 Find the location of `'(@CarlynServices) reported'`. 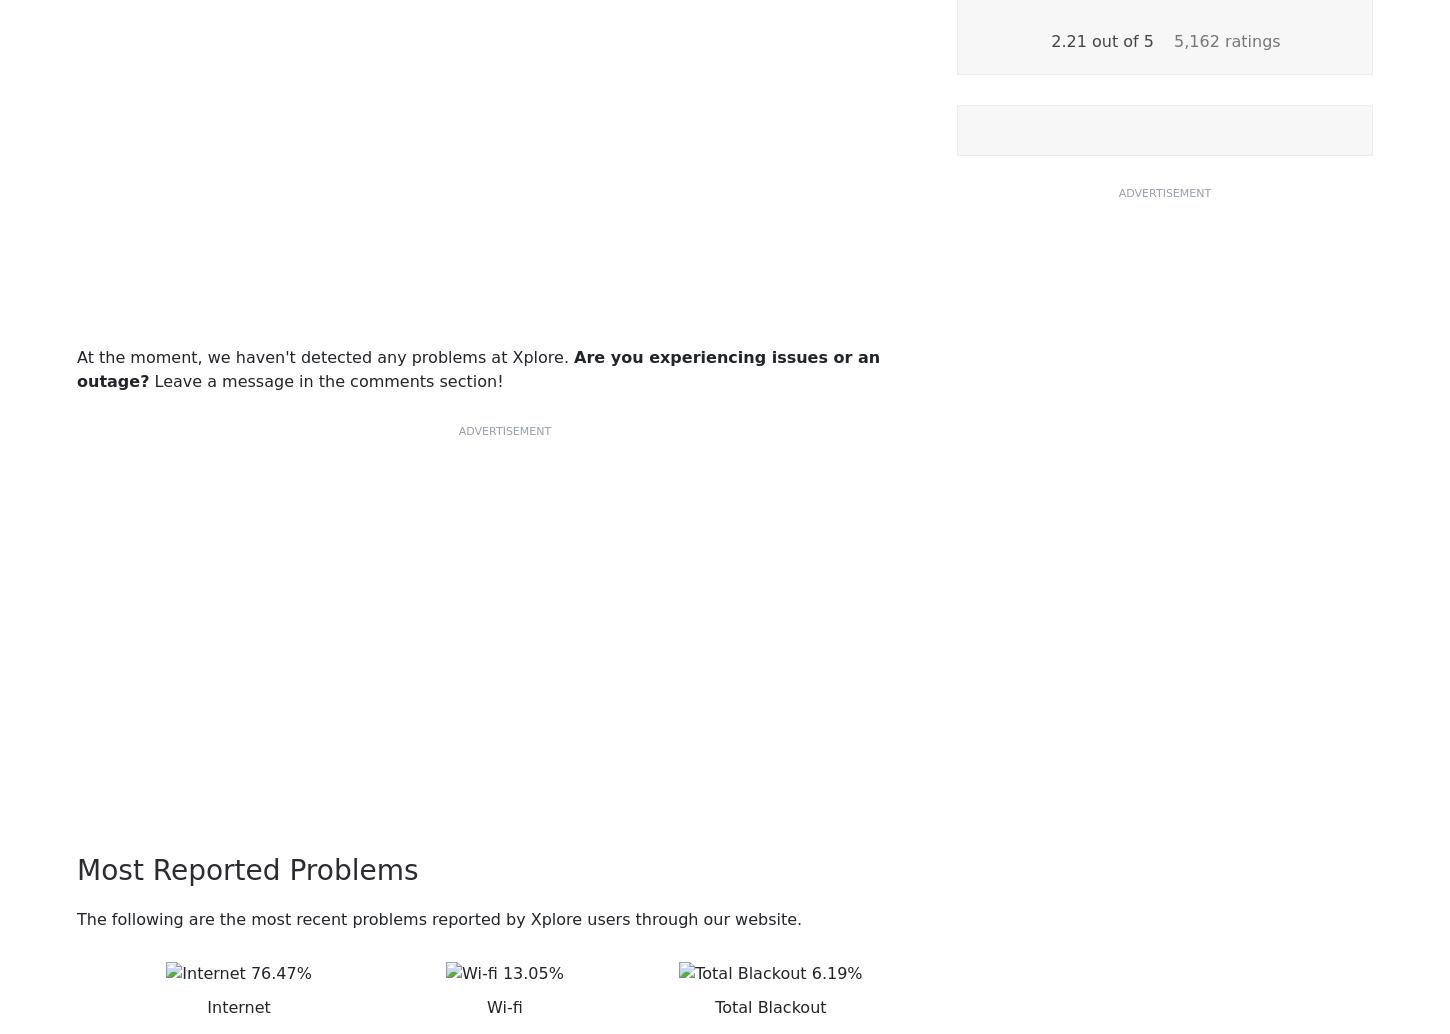

'(@CarlynServices) reported' is located at coordinates (321, 422).